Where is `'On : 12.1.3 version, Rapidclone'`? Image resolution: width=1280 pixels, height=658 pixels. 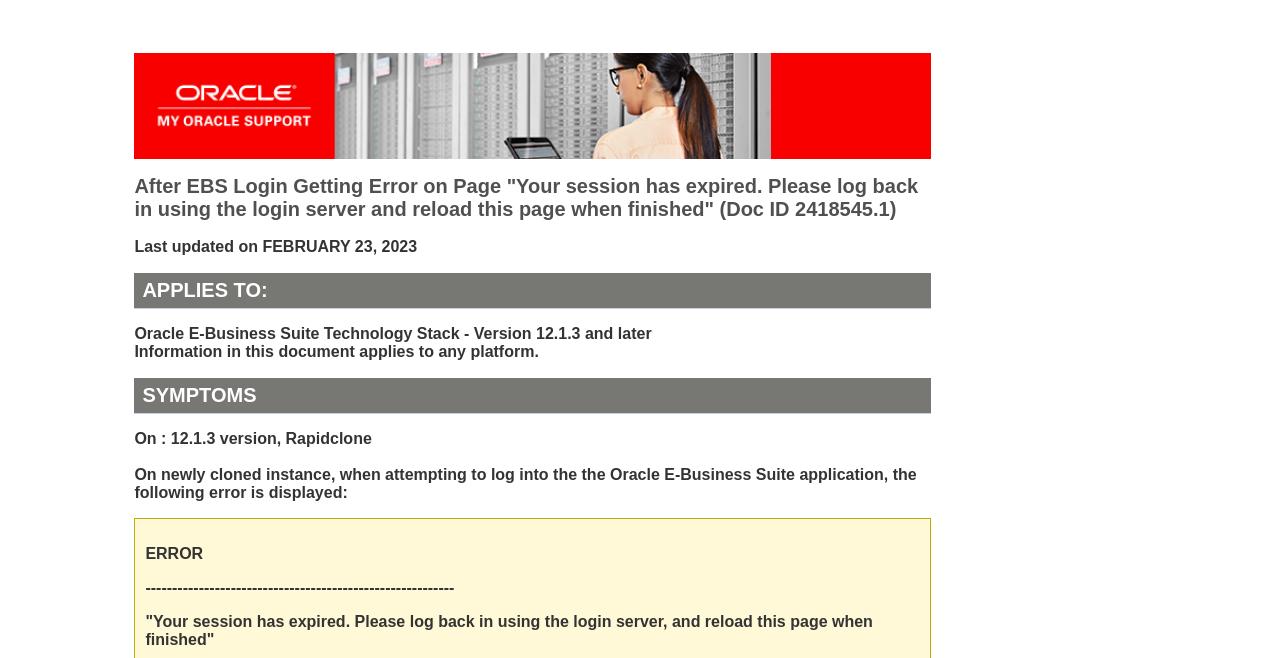 'On : 12.1.3 version, Rapidclone' is located at coordinates (133, 438).